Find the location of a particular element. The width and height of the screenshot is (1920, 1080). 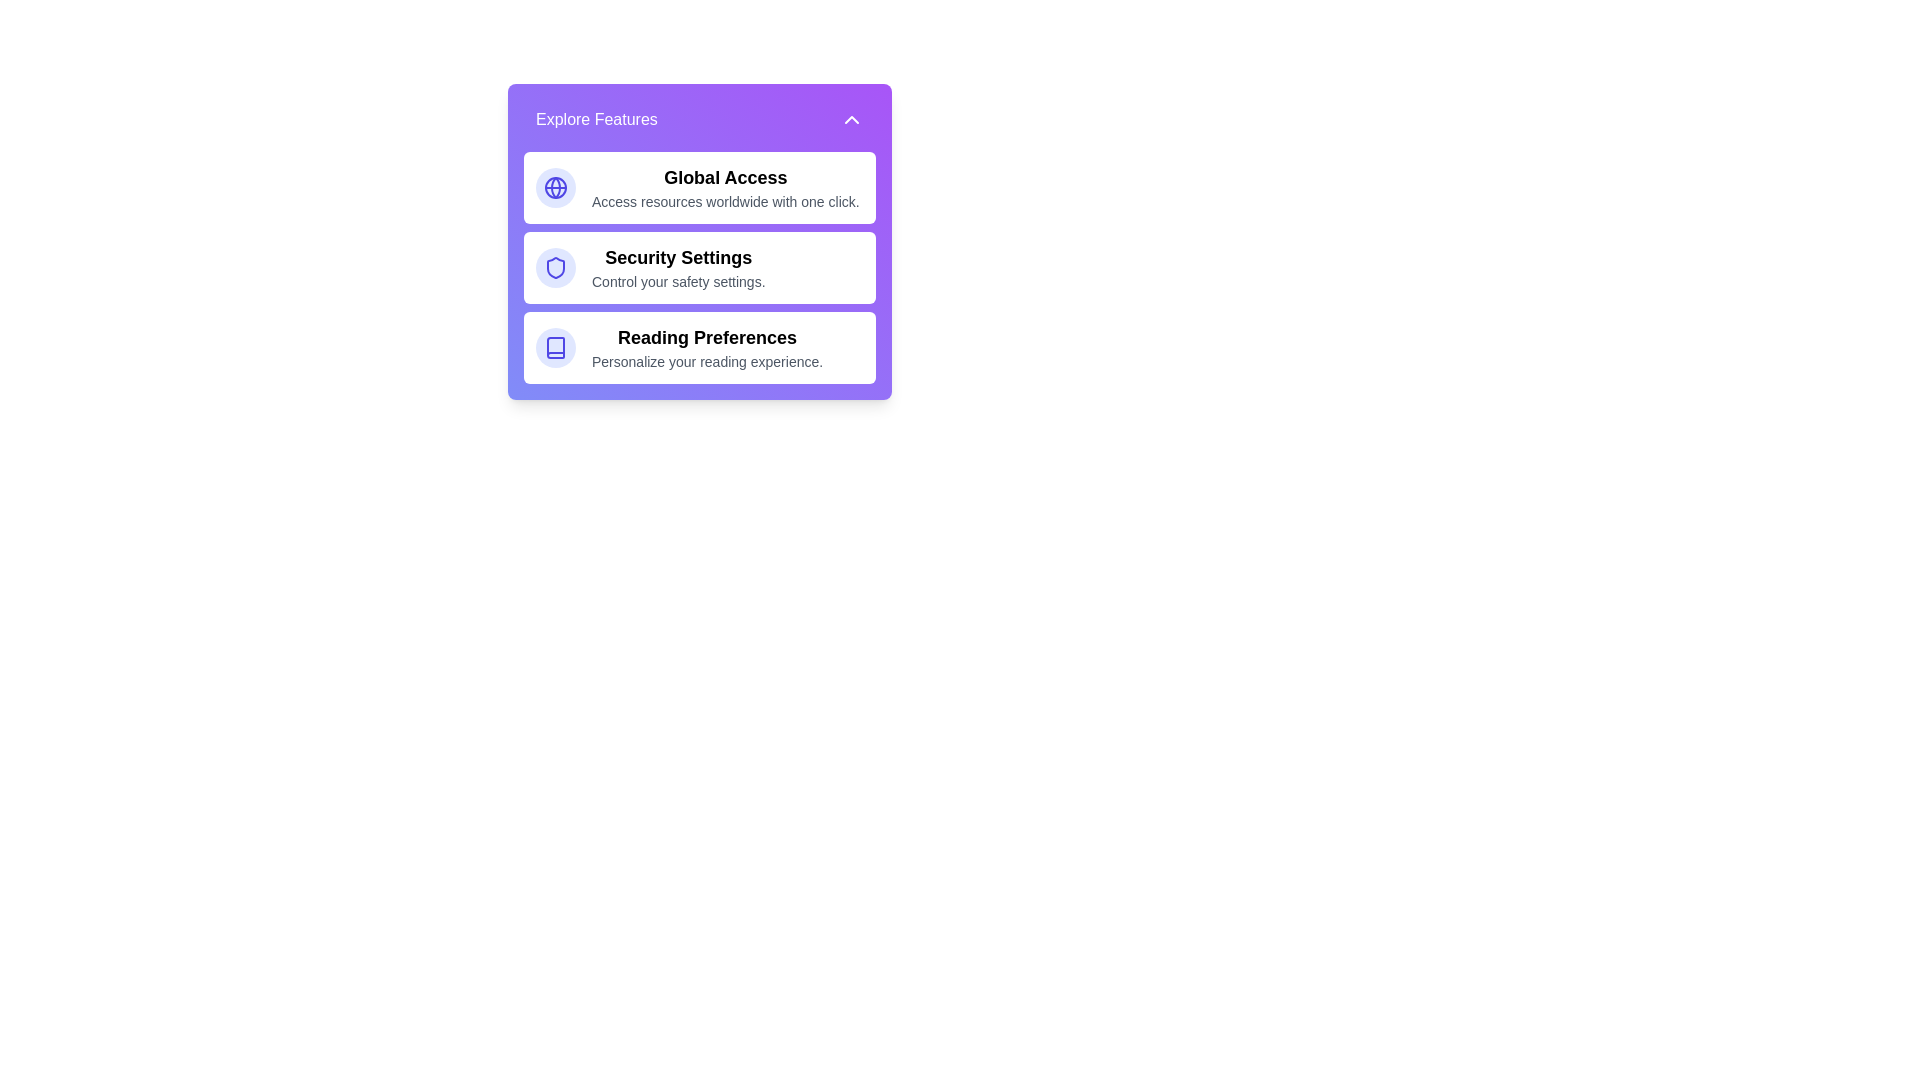

the first clickable card in the 'Explore Features' section to observe the hover effects is located at coordinates (700, 188).